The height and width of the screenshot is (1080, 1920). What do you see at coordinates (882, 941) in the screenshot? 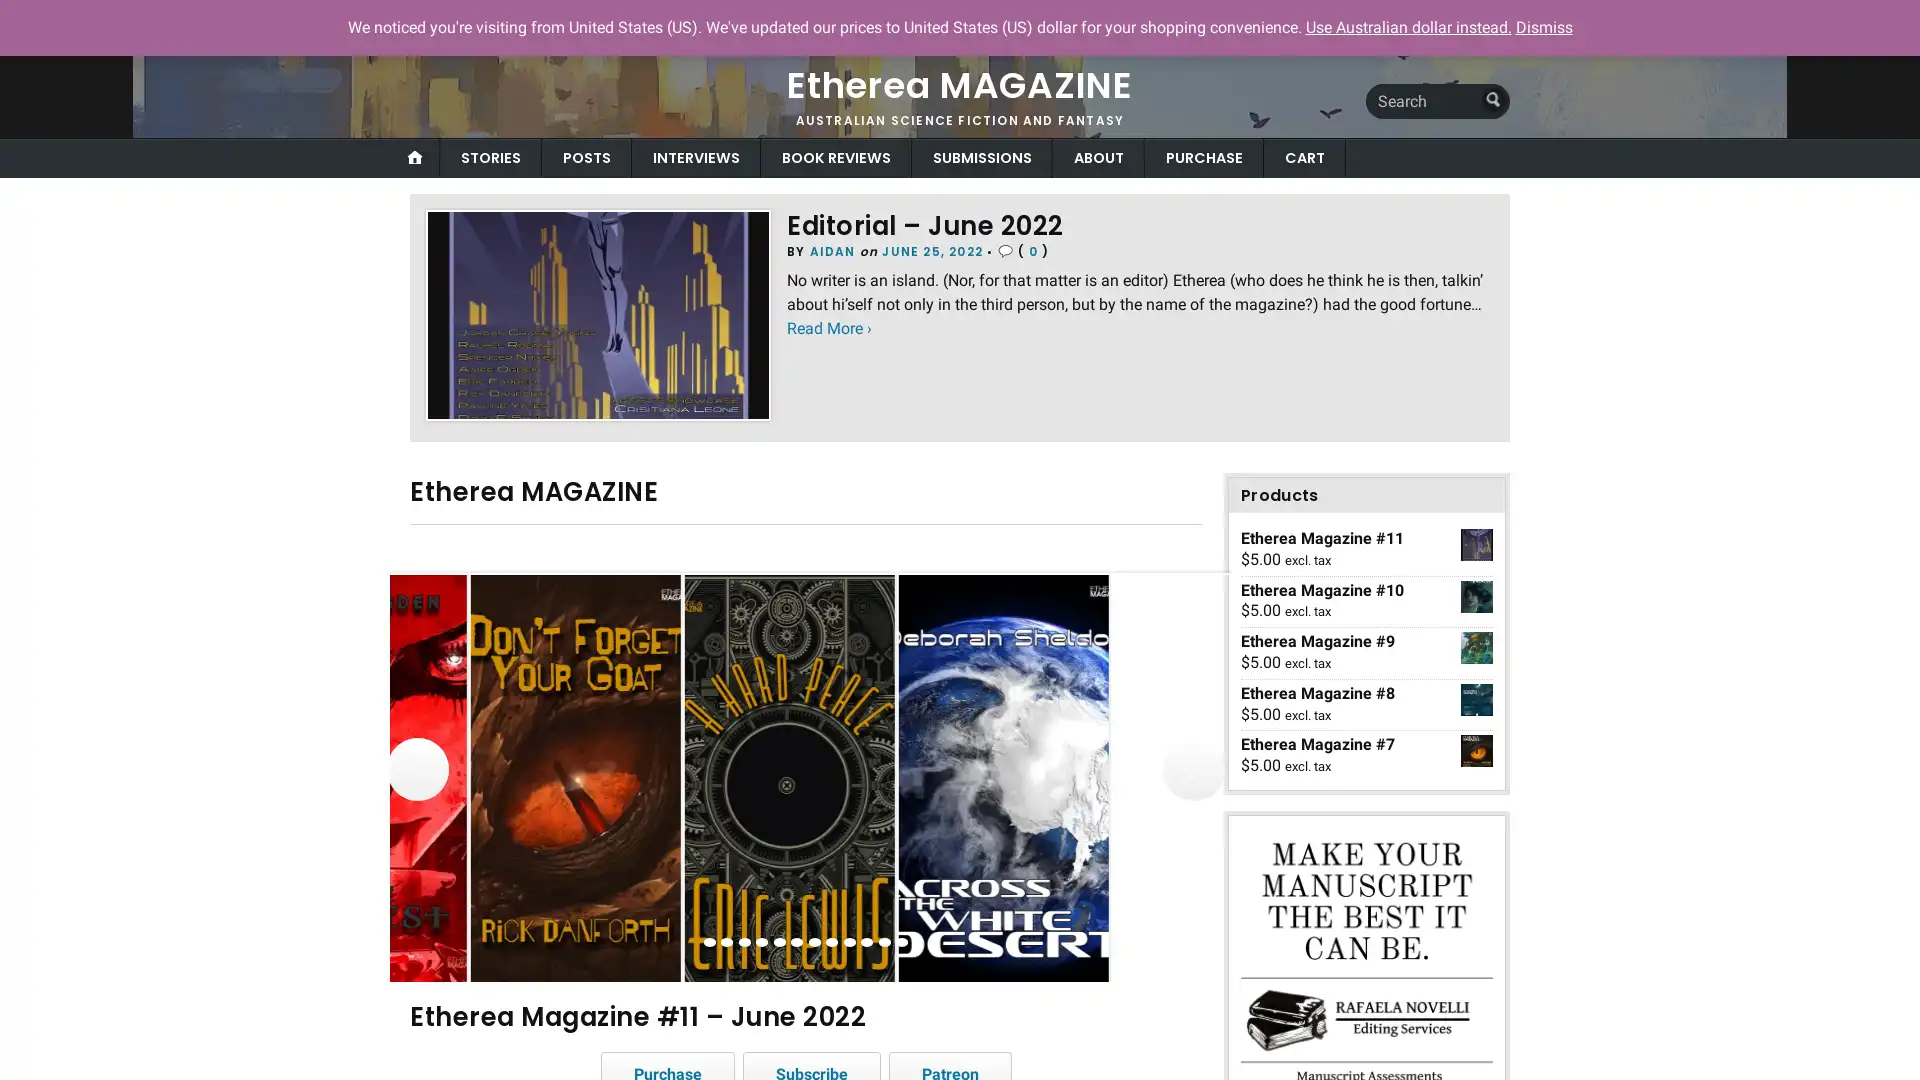
I see `view image 11 of 12 in carousel` at bounding box center [882, 941].